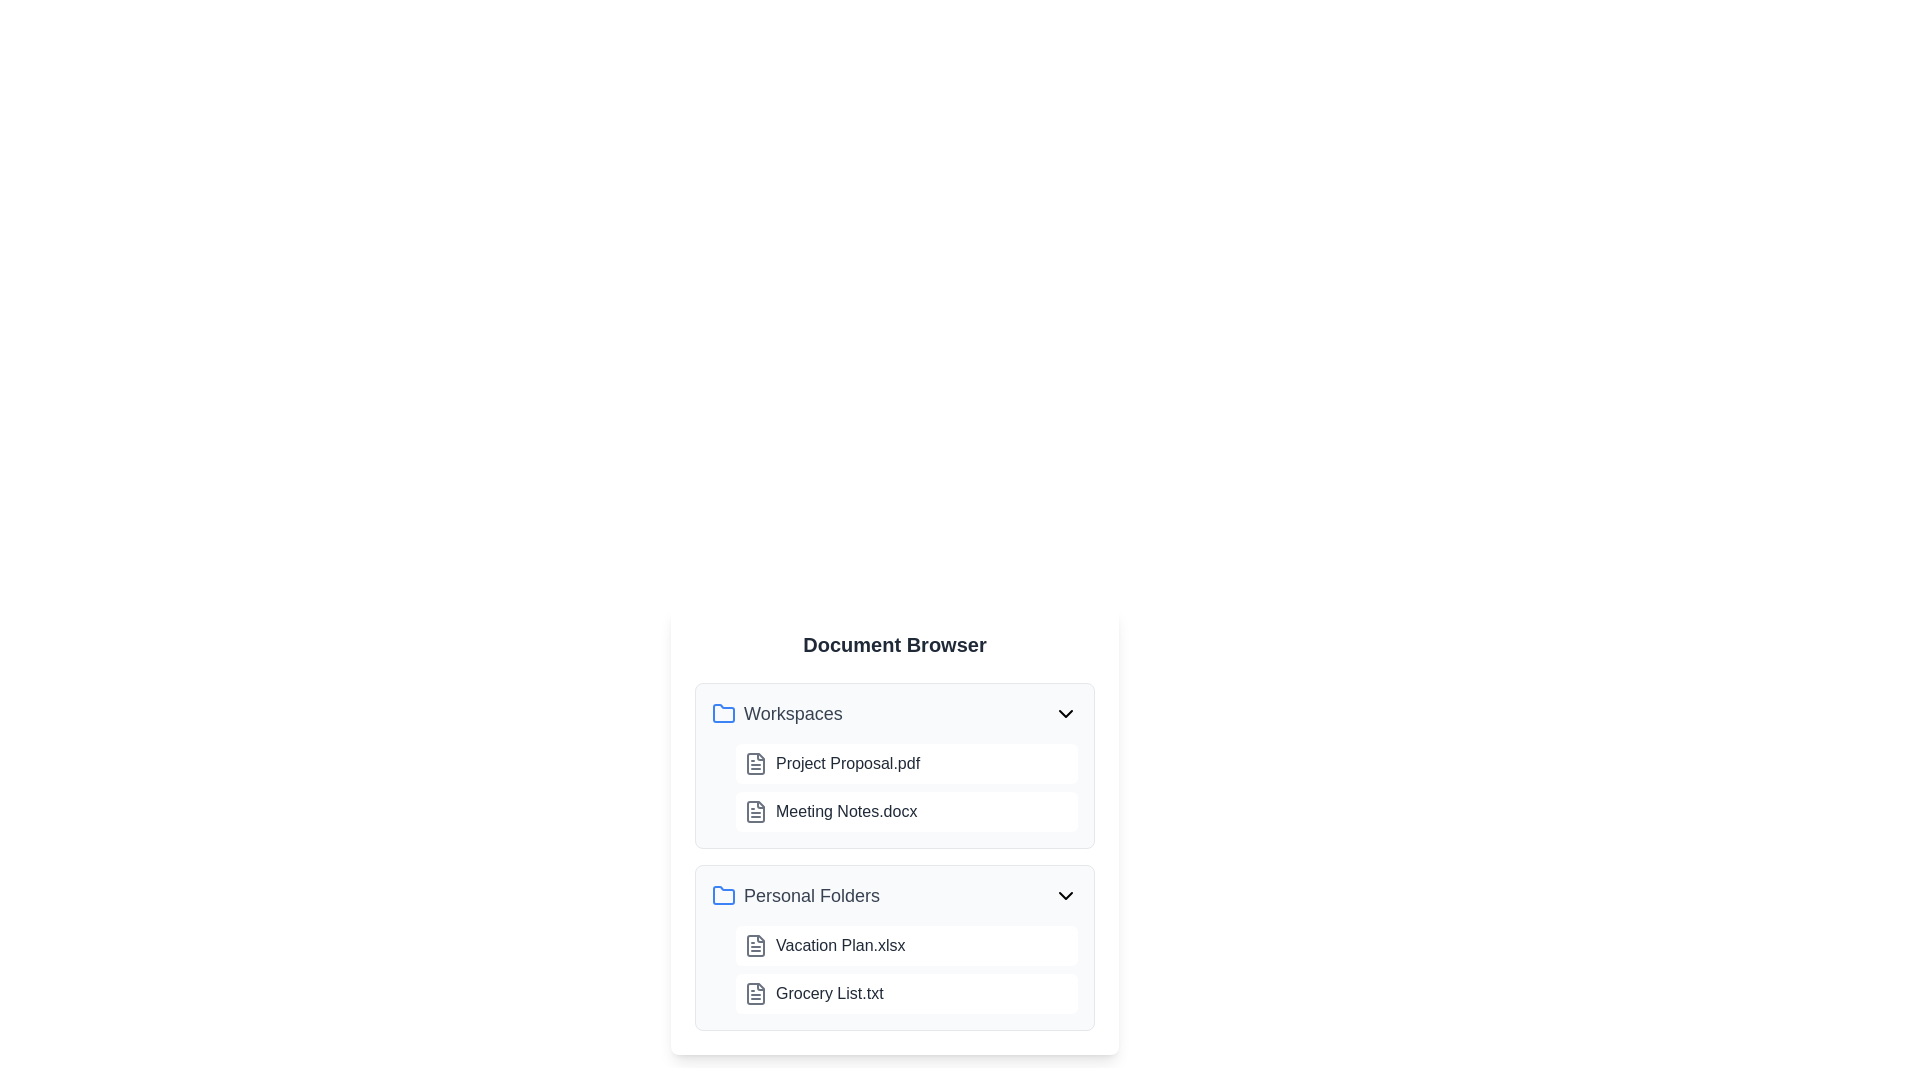 This screenshot has height=1080, width=1920. Describe the element at coordinates (846, 812) in the screenshot. I see `the text label displaying 'Meeting Notes.docx' in the Document Browser under the Workspaces section` at that location.